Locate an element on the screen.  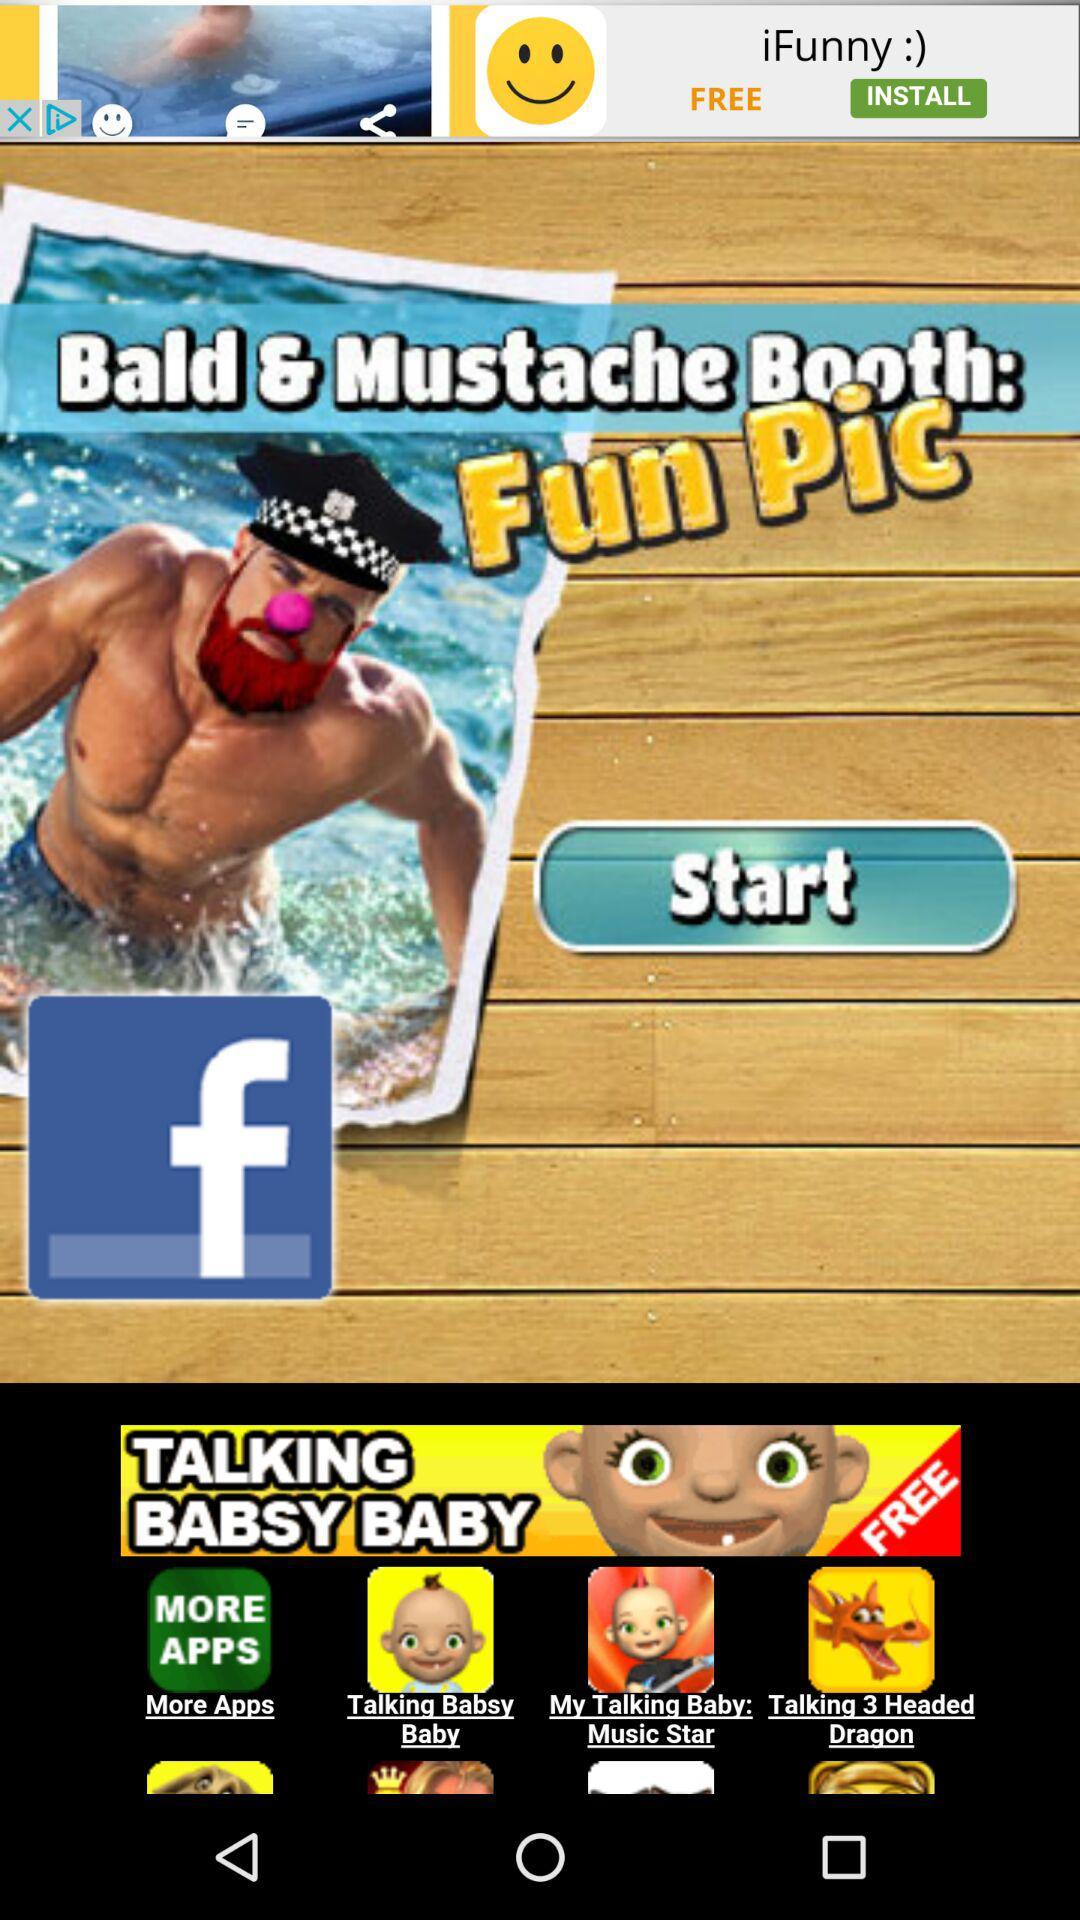
opens the advertisement is located at coordinates (540, 1597).